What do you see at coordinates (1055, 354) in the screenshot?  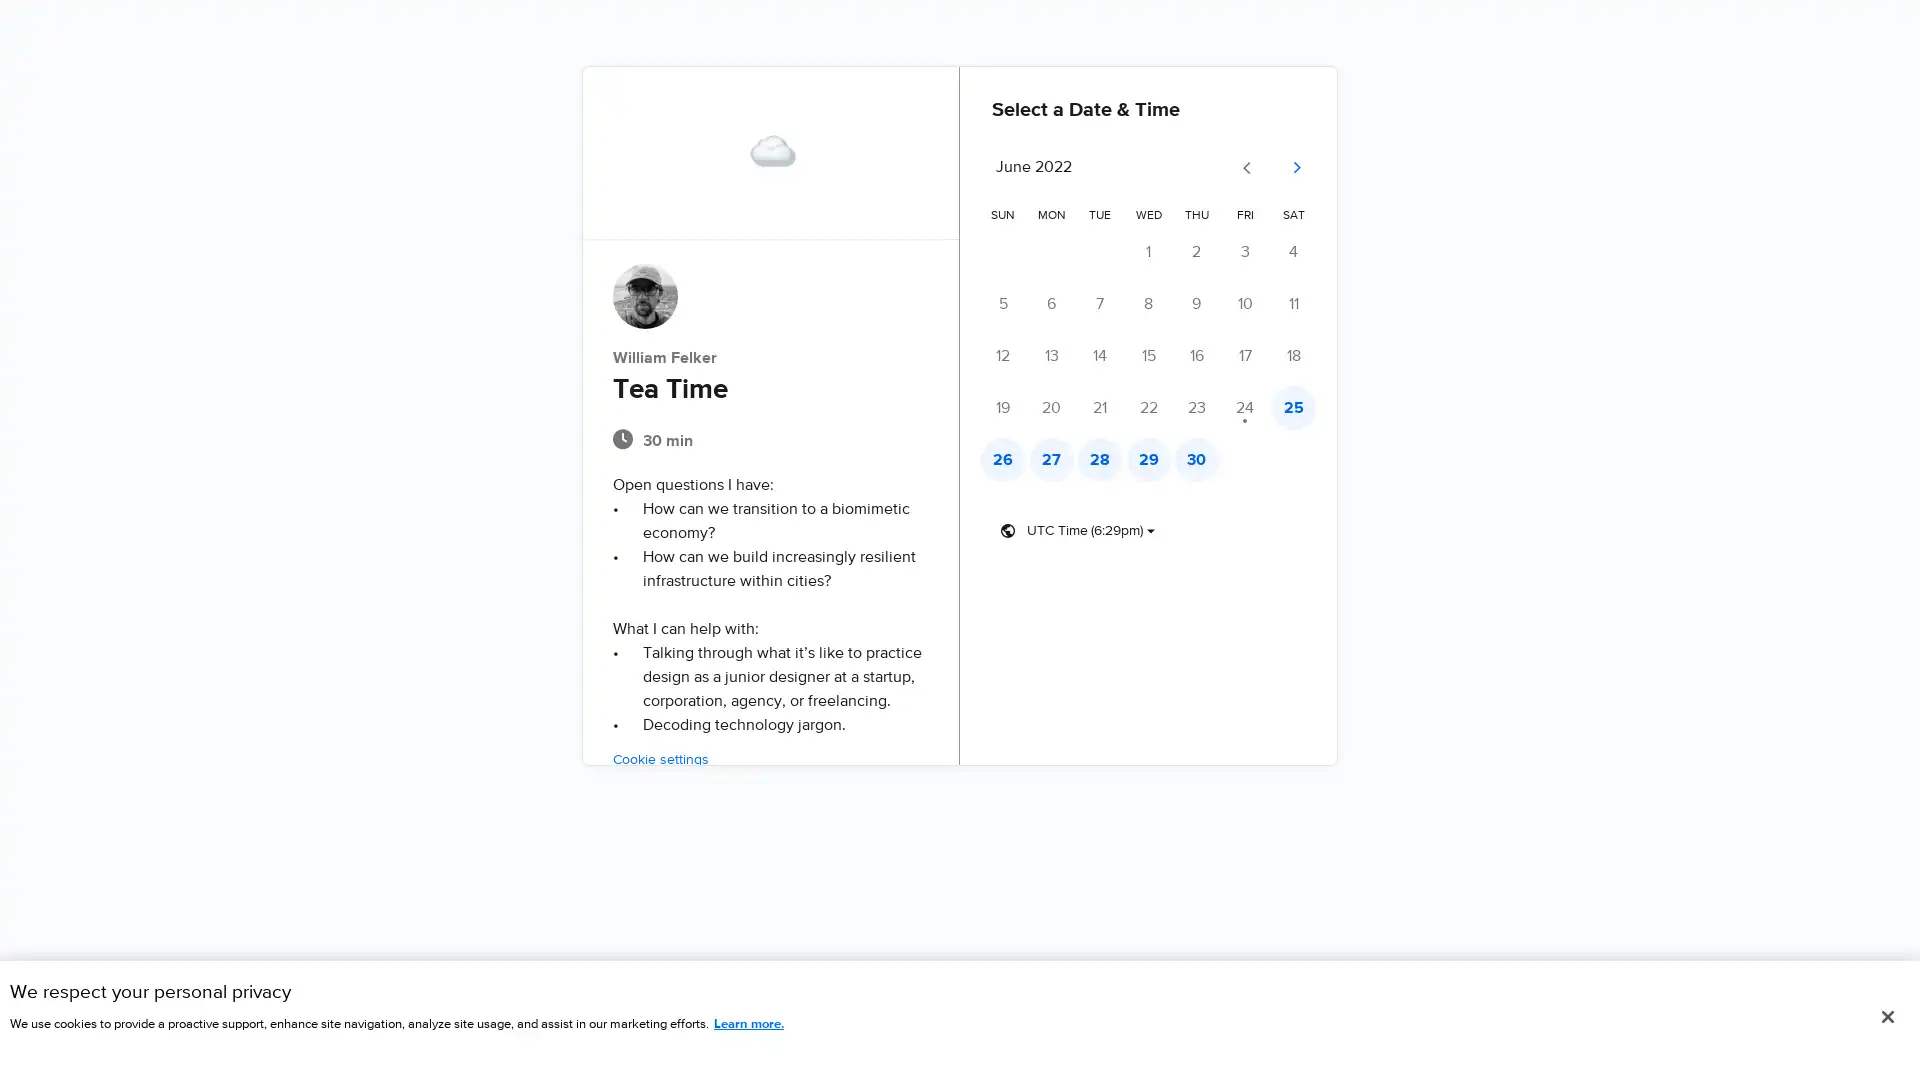 I see `Monday, June 13 - No times available` at bounding box center [1055, 354].